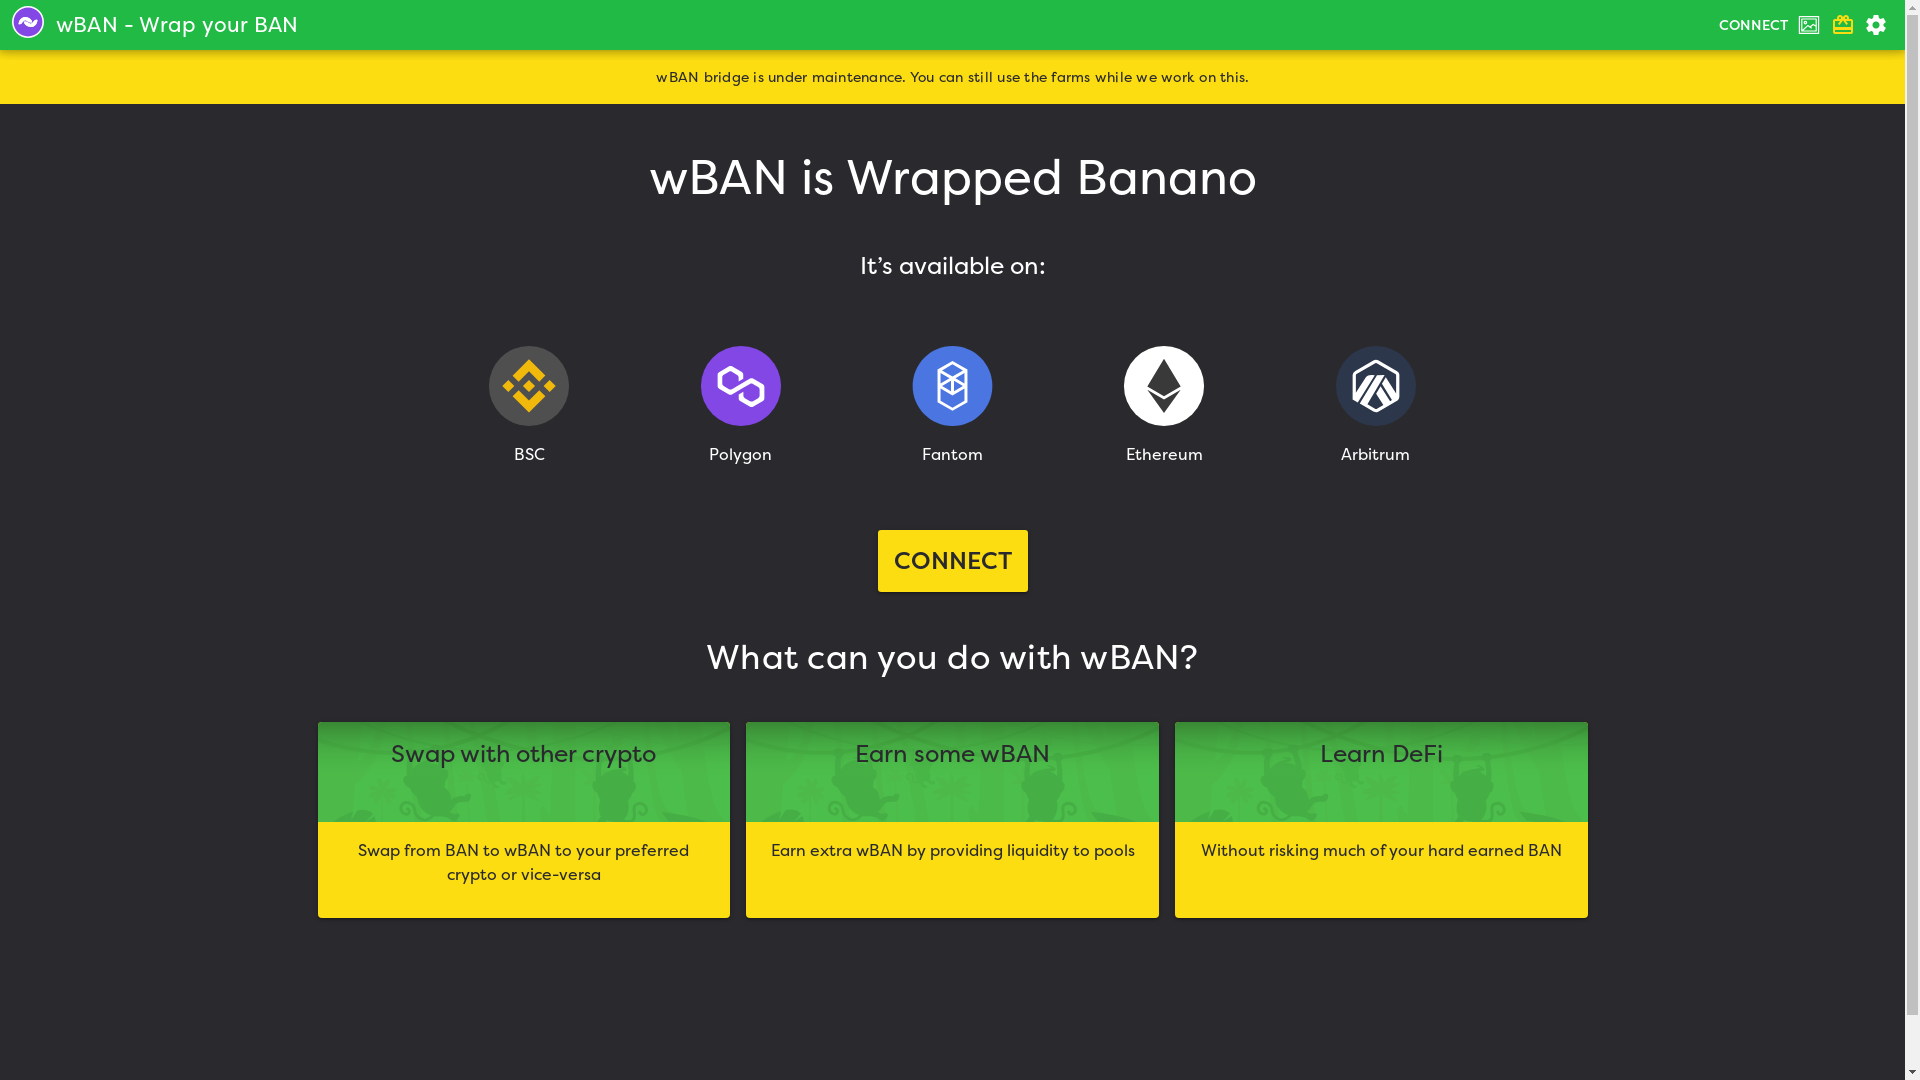 This screenshot has width=1920, height=1080. Describe the element at coordinates (1857, 24) in the screenshot. I see `'settings'` at that location.